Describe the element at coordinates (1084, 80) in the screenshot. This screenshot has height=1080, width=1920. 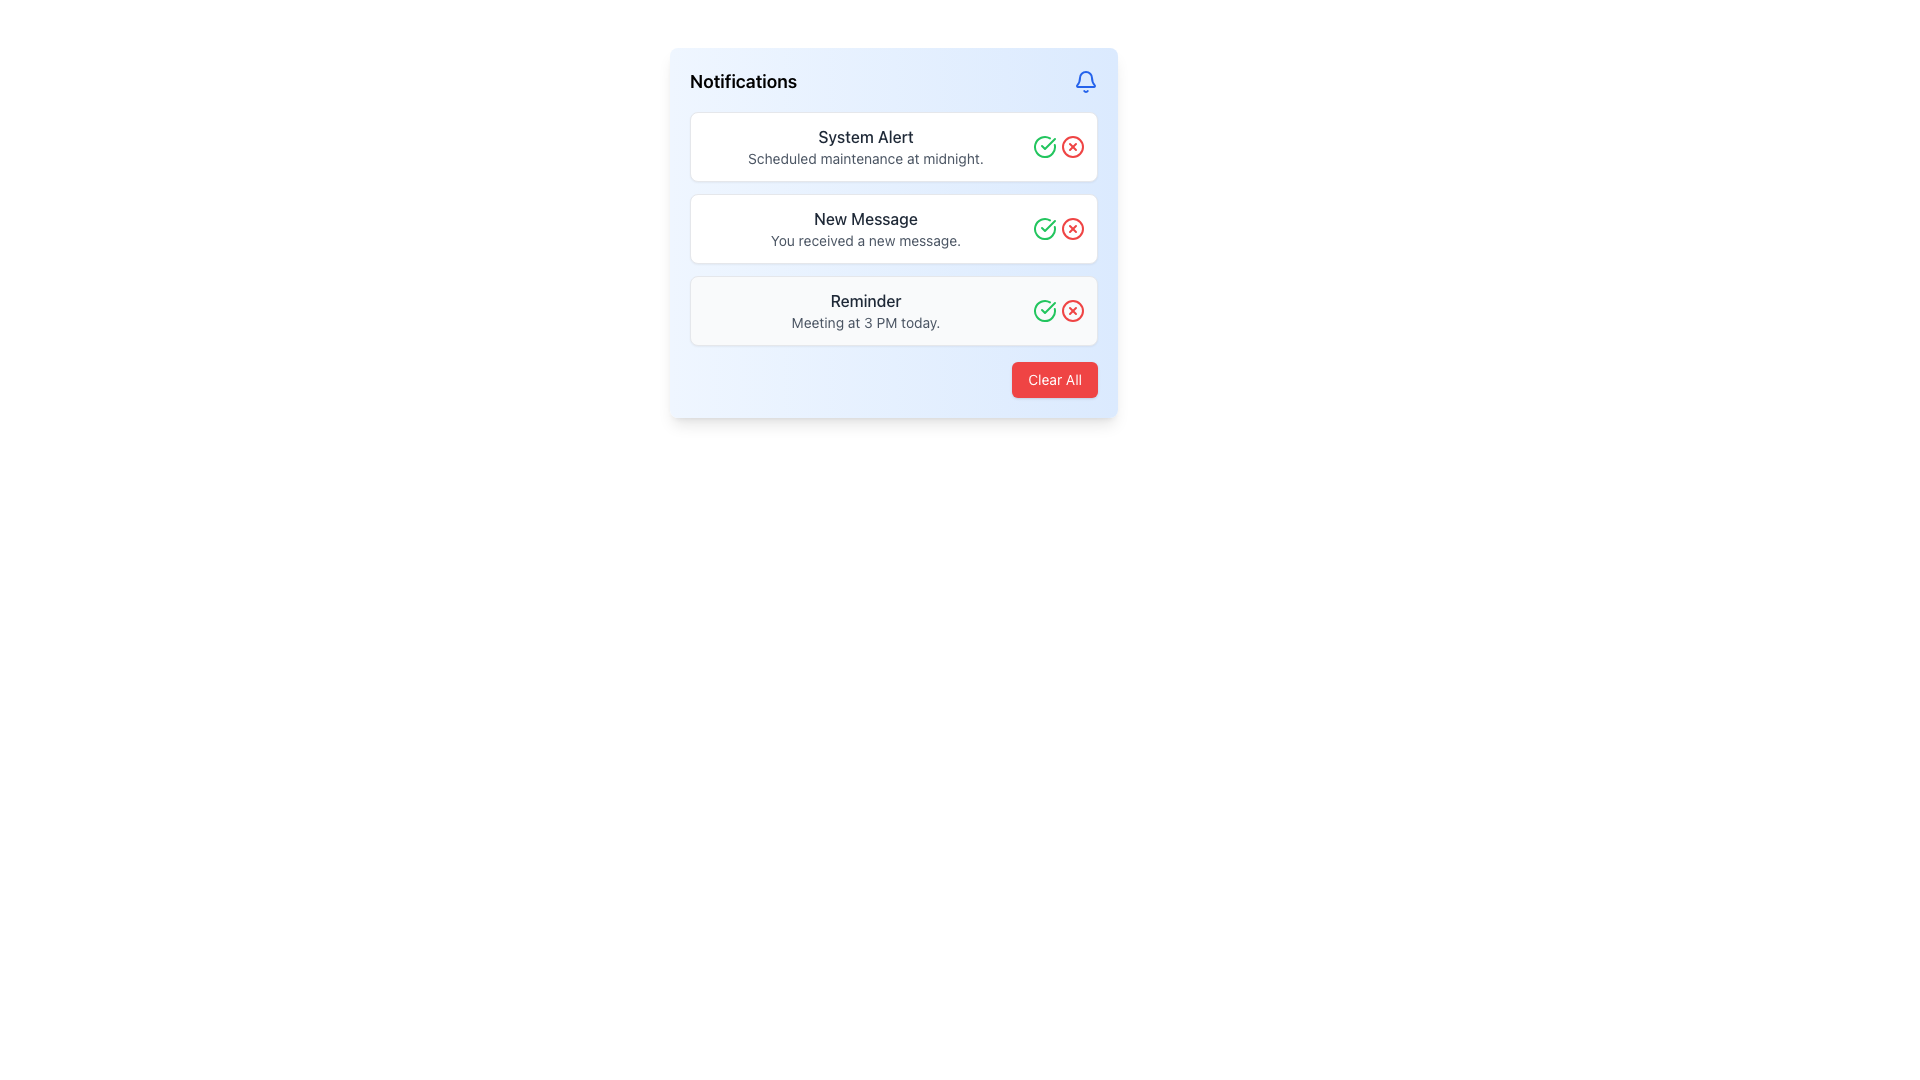
I see `the blue bell icon located at the top-right corner of the notifications card` at that location.